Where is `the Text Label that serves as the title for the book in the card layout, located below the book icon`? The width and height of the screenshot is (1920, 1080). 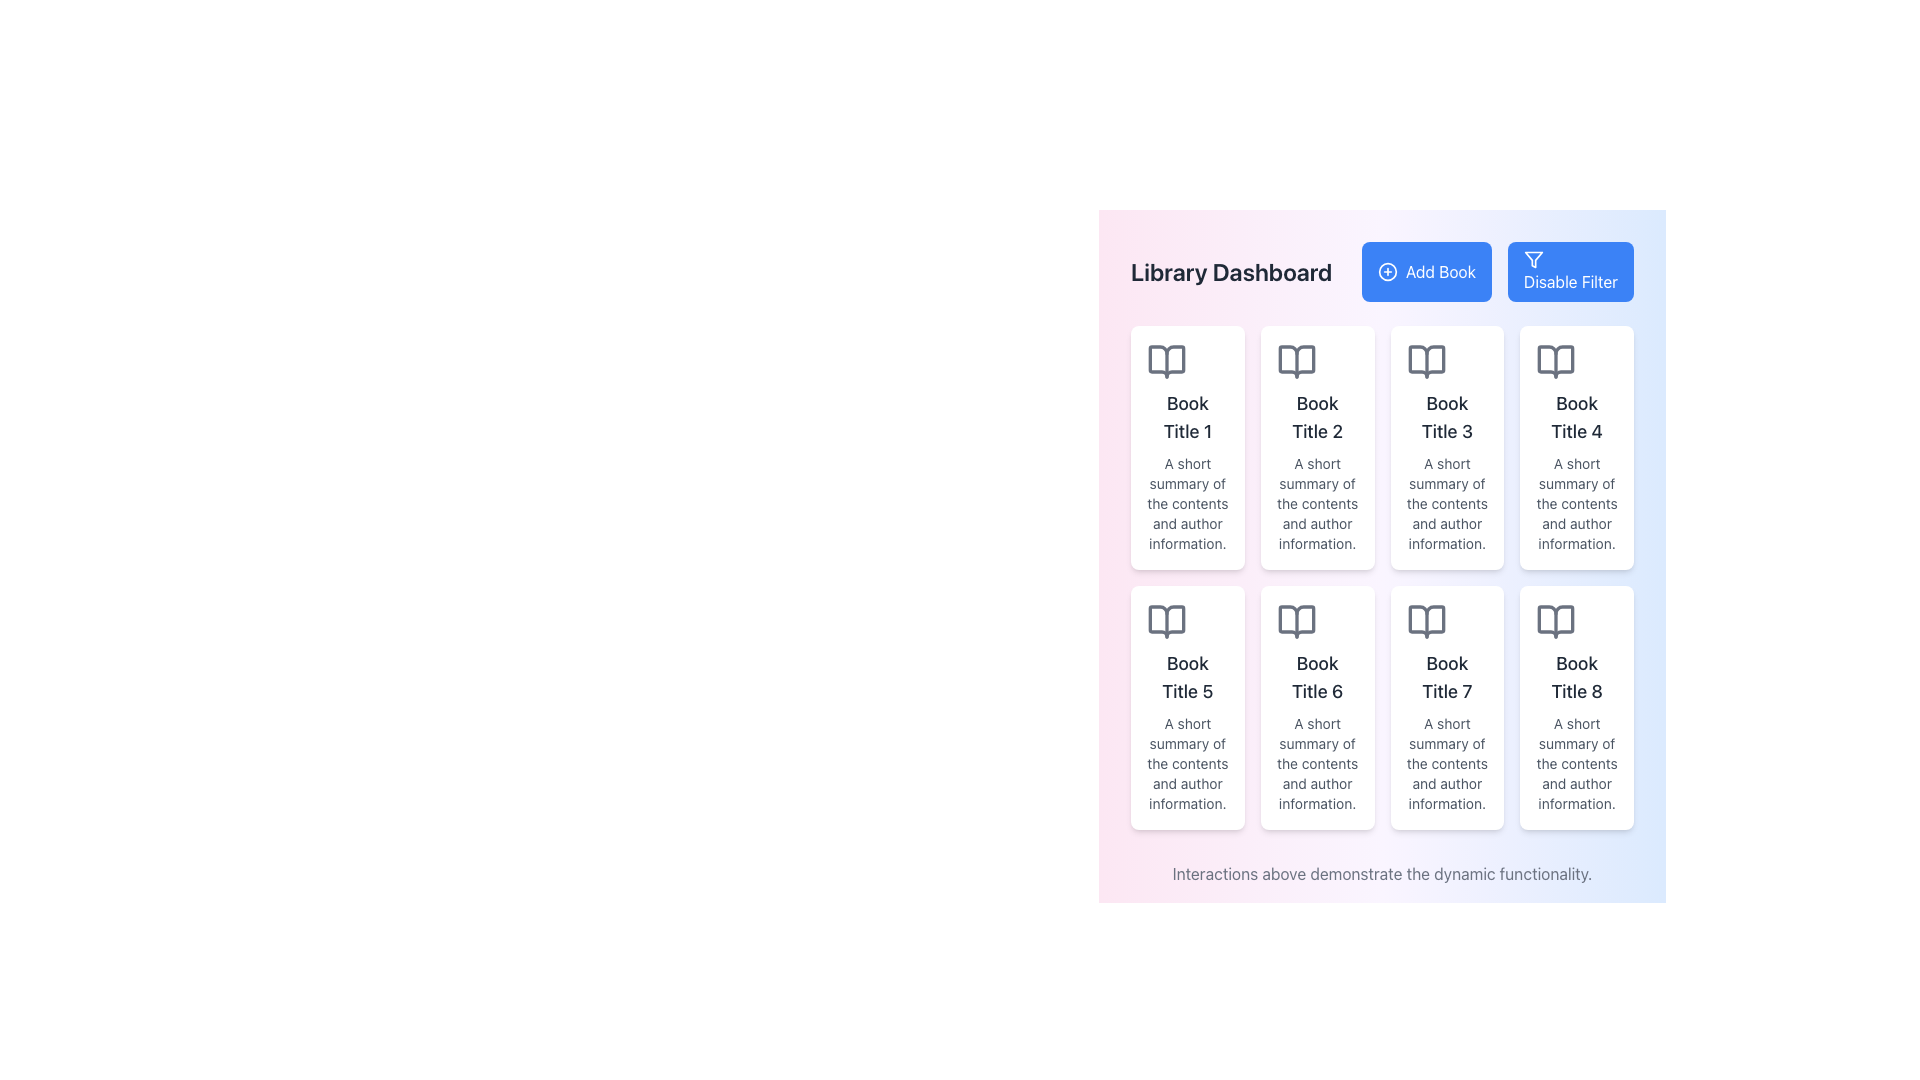
the Text Label that serves as the title for the book in the card layout, located below the book icon is located at coordinates (1317, 416).